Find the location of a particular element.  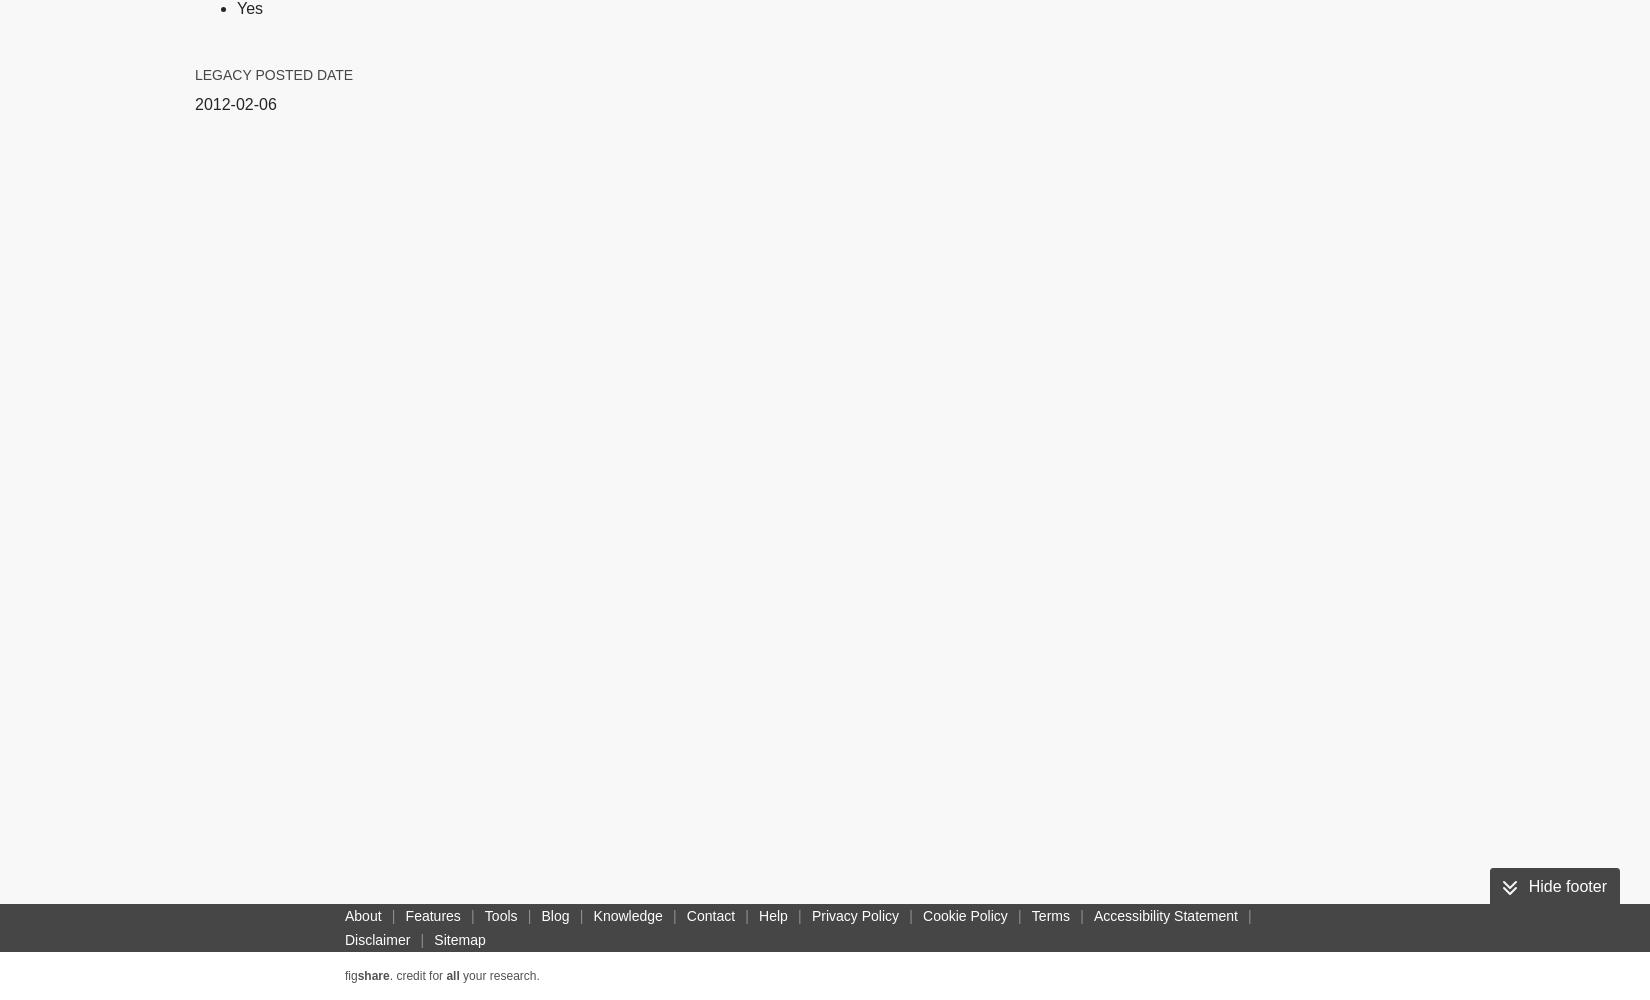

'Privacy Policy' is located at coordinates (855, 916).